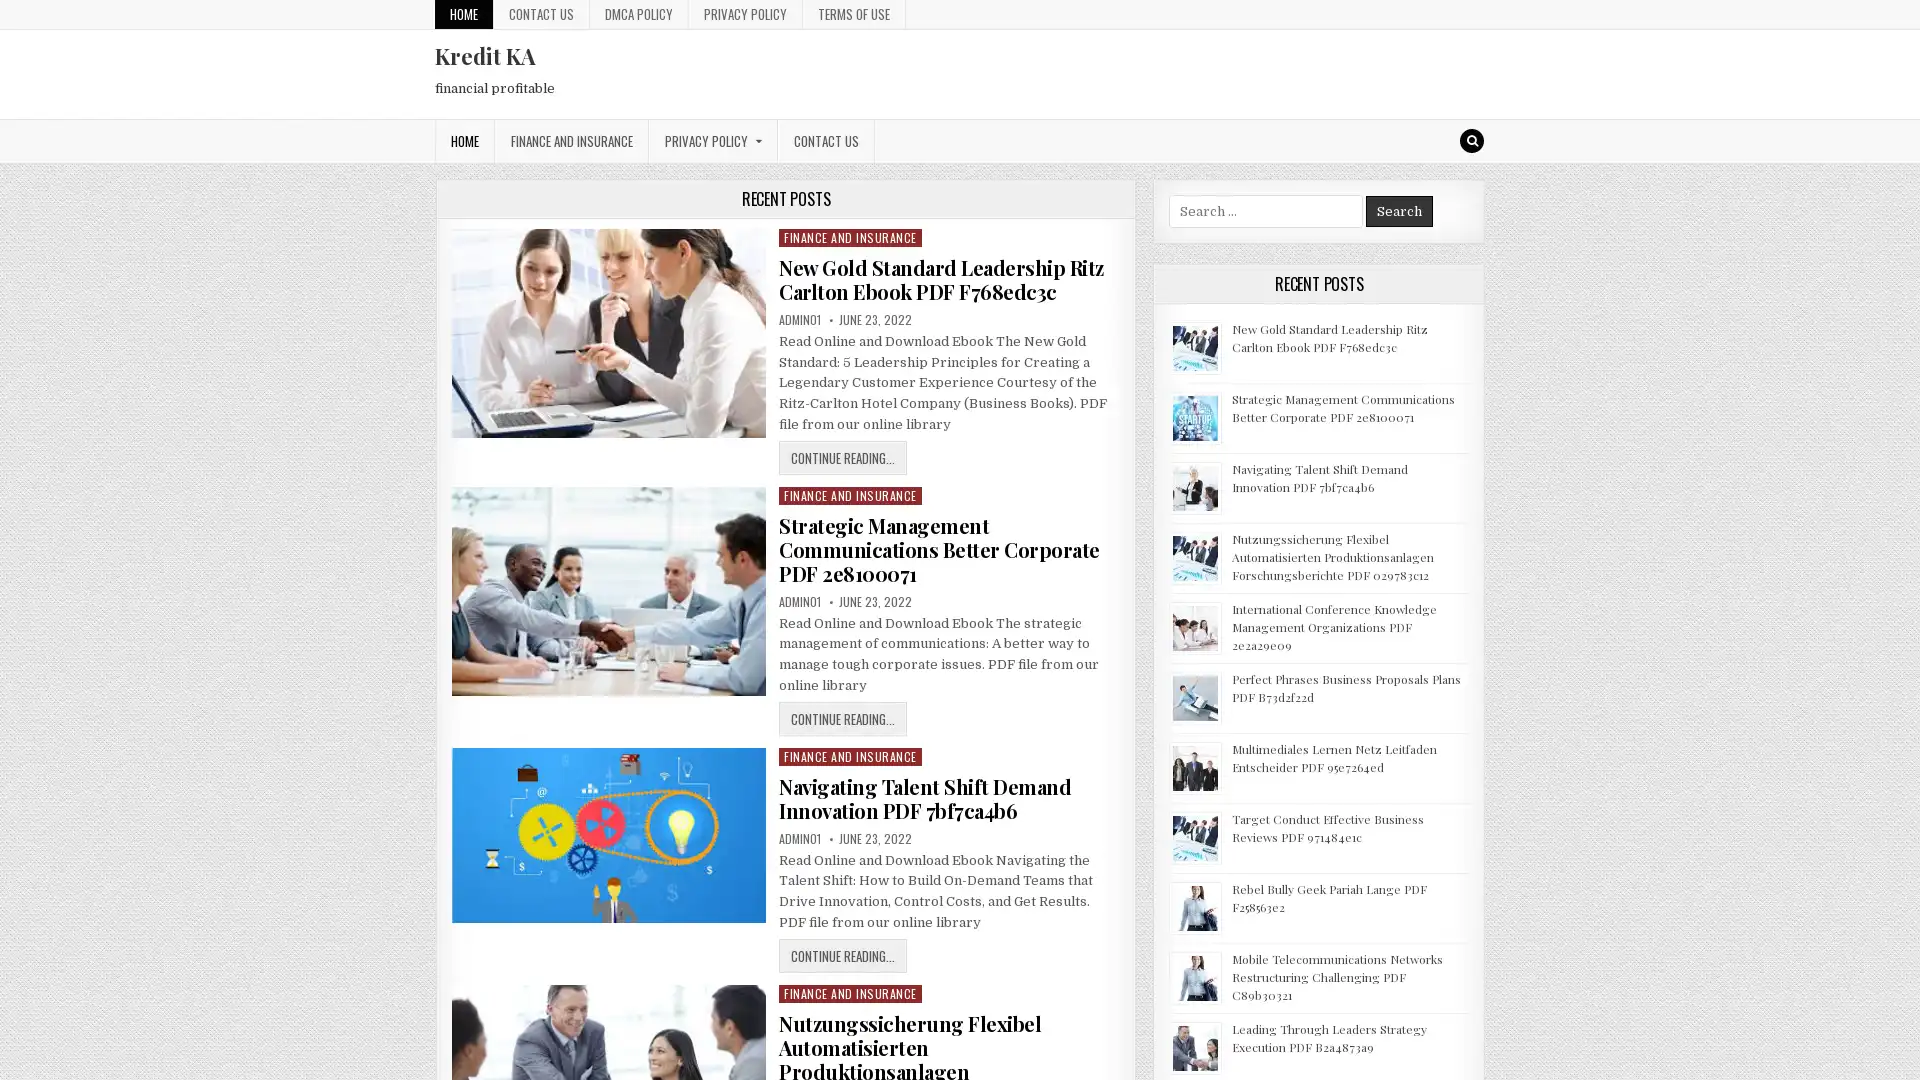  I want to click on Search, so click(1398, 211).